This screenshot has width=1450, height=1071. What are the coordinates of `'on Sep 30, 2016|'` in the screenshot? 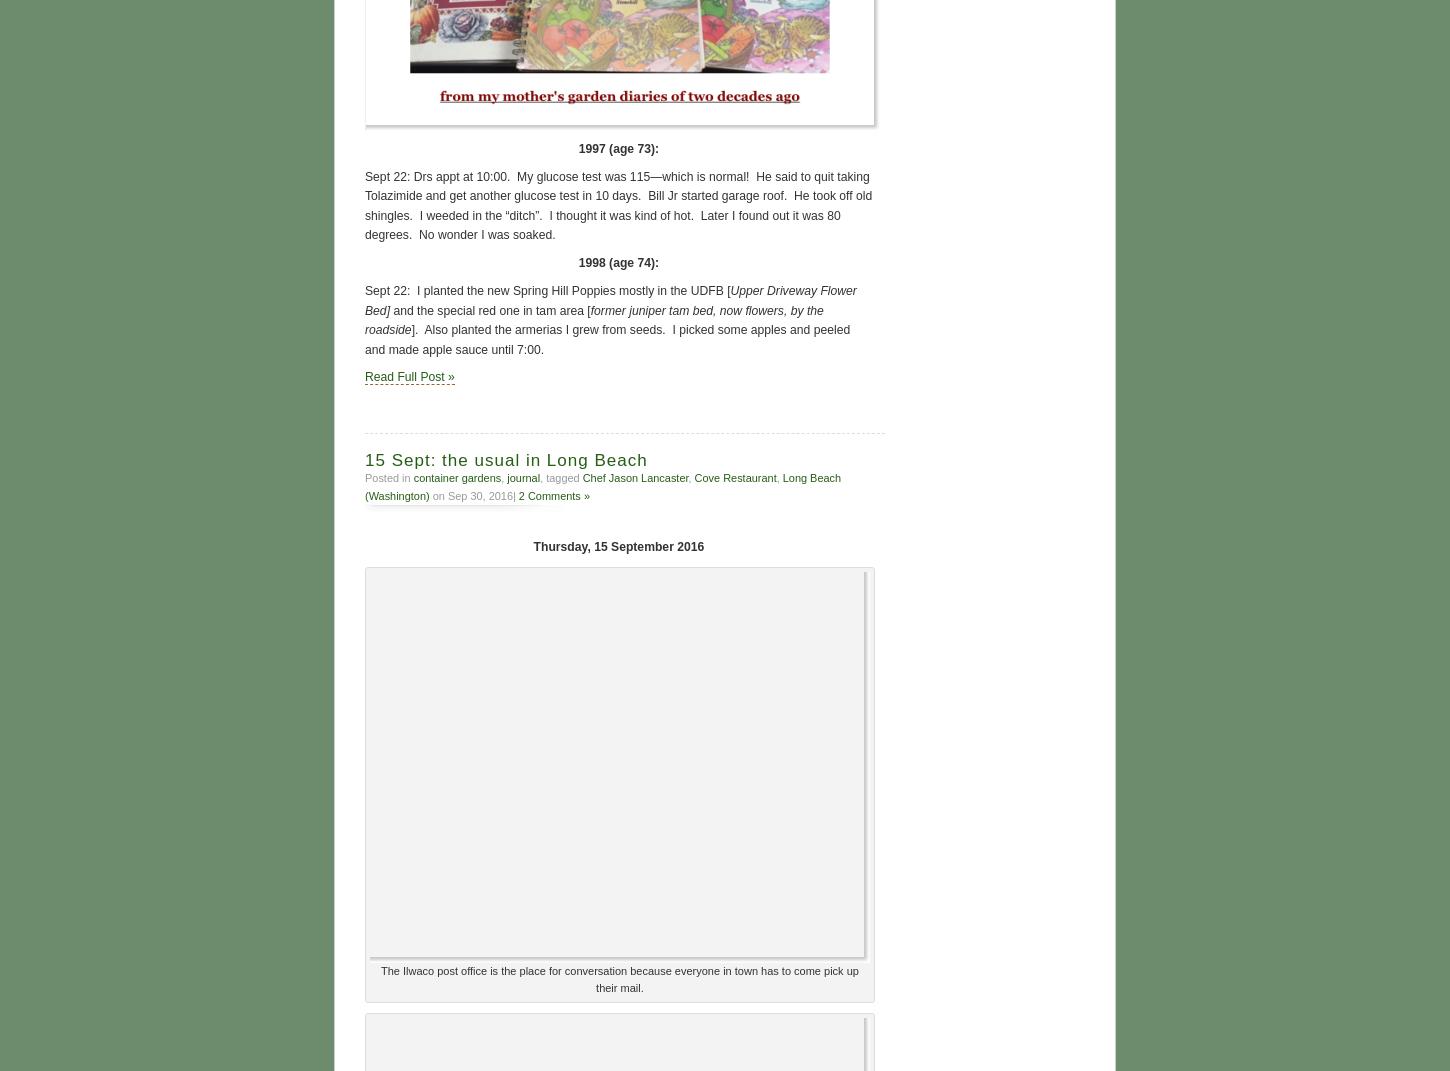 It's located at (472, 491).